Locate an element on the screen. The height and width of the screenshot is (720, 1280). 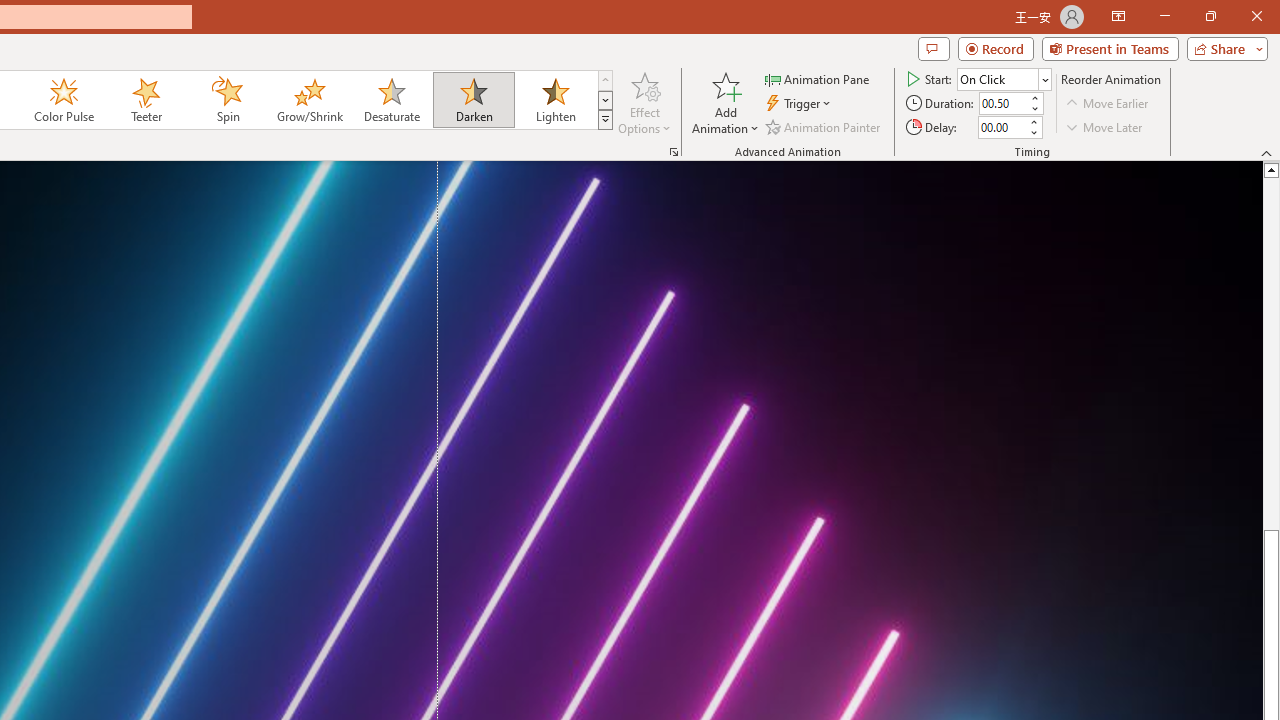
'Move Later' is located at coordinates (1104, 127).